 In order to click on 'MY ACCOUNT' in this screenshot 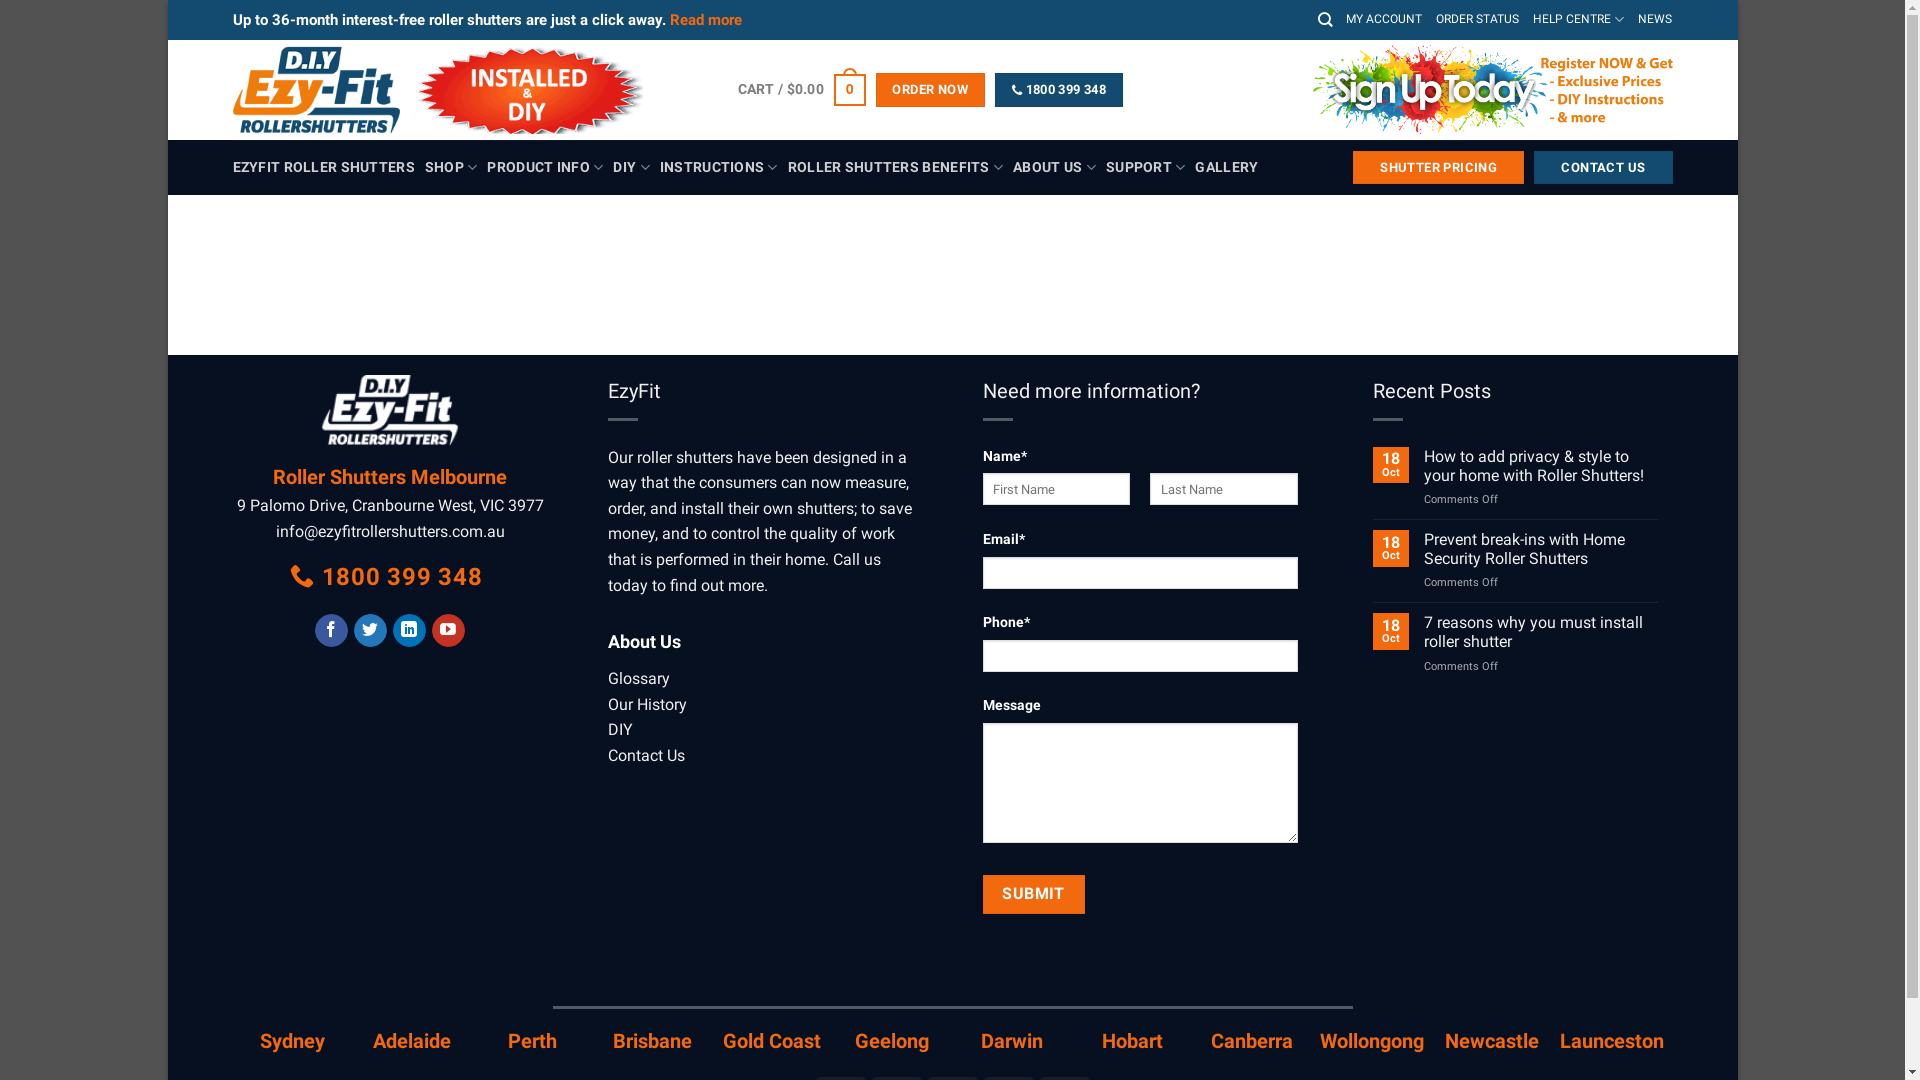, I will do `click(1345, 19)`.